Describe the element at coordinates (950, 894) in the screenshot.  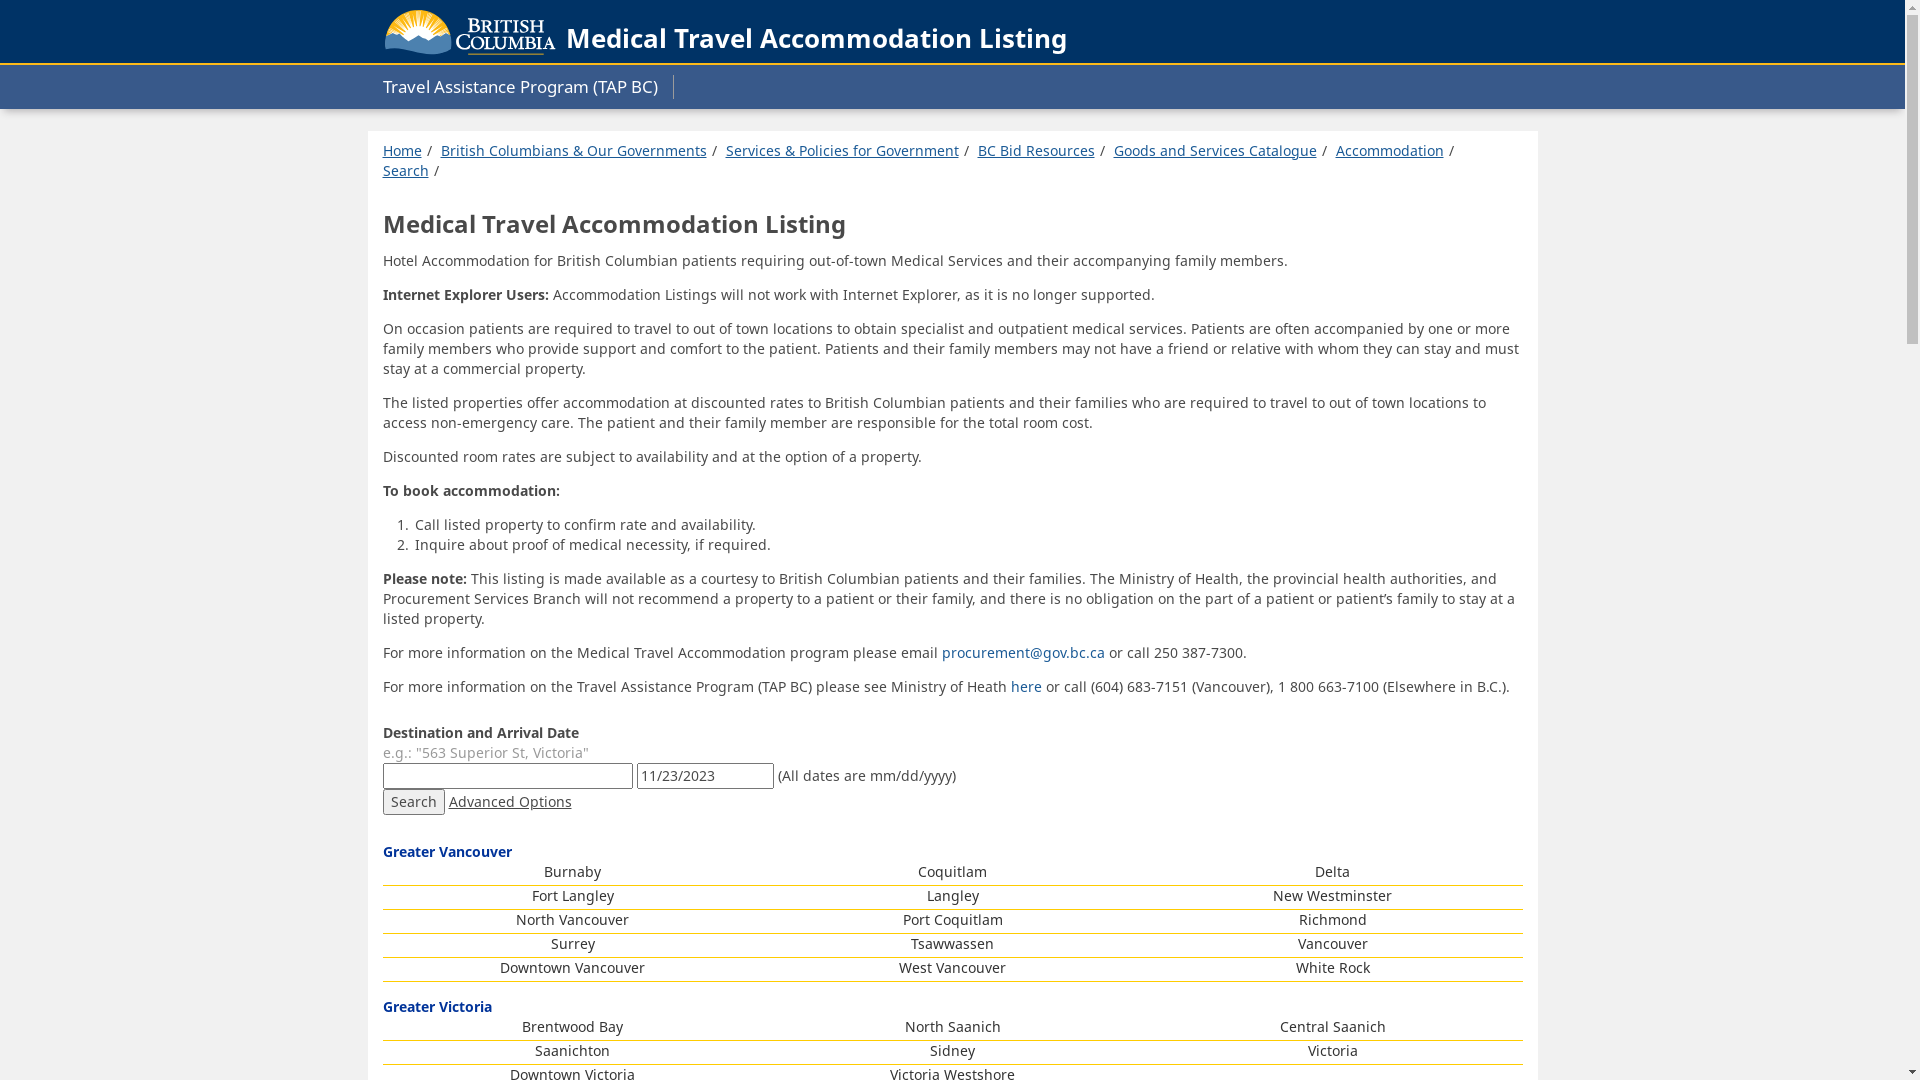
I see `'Langley'` at that location.